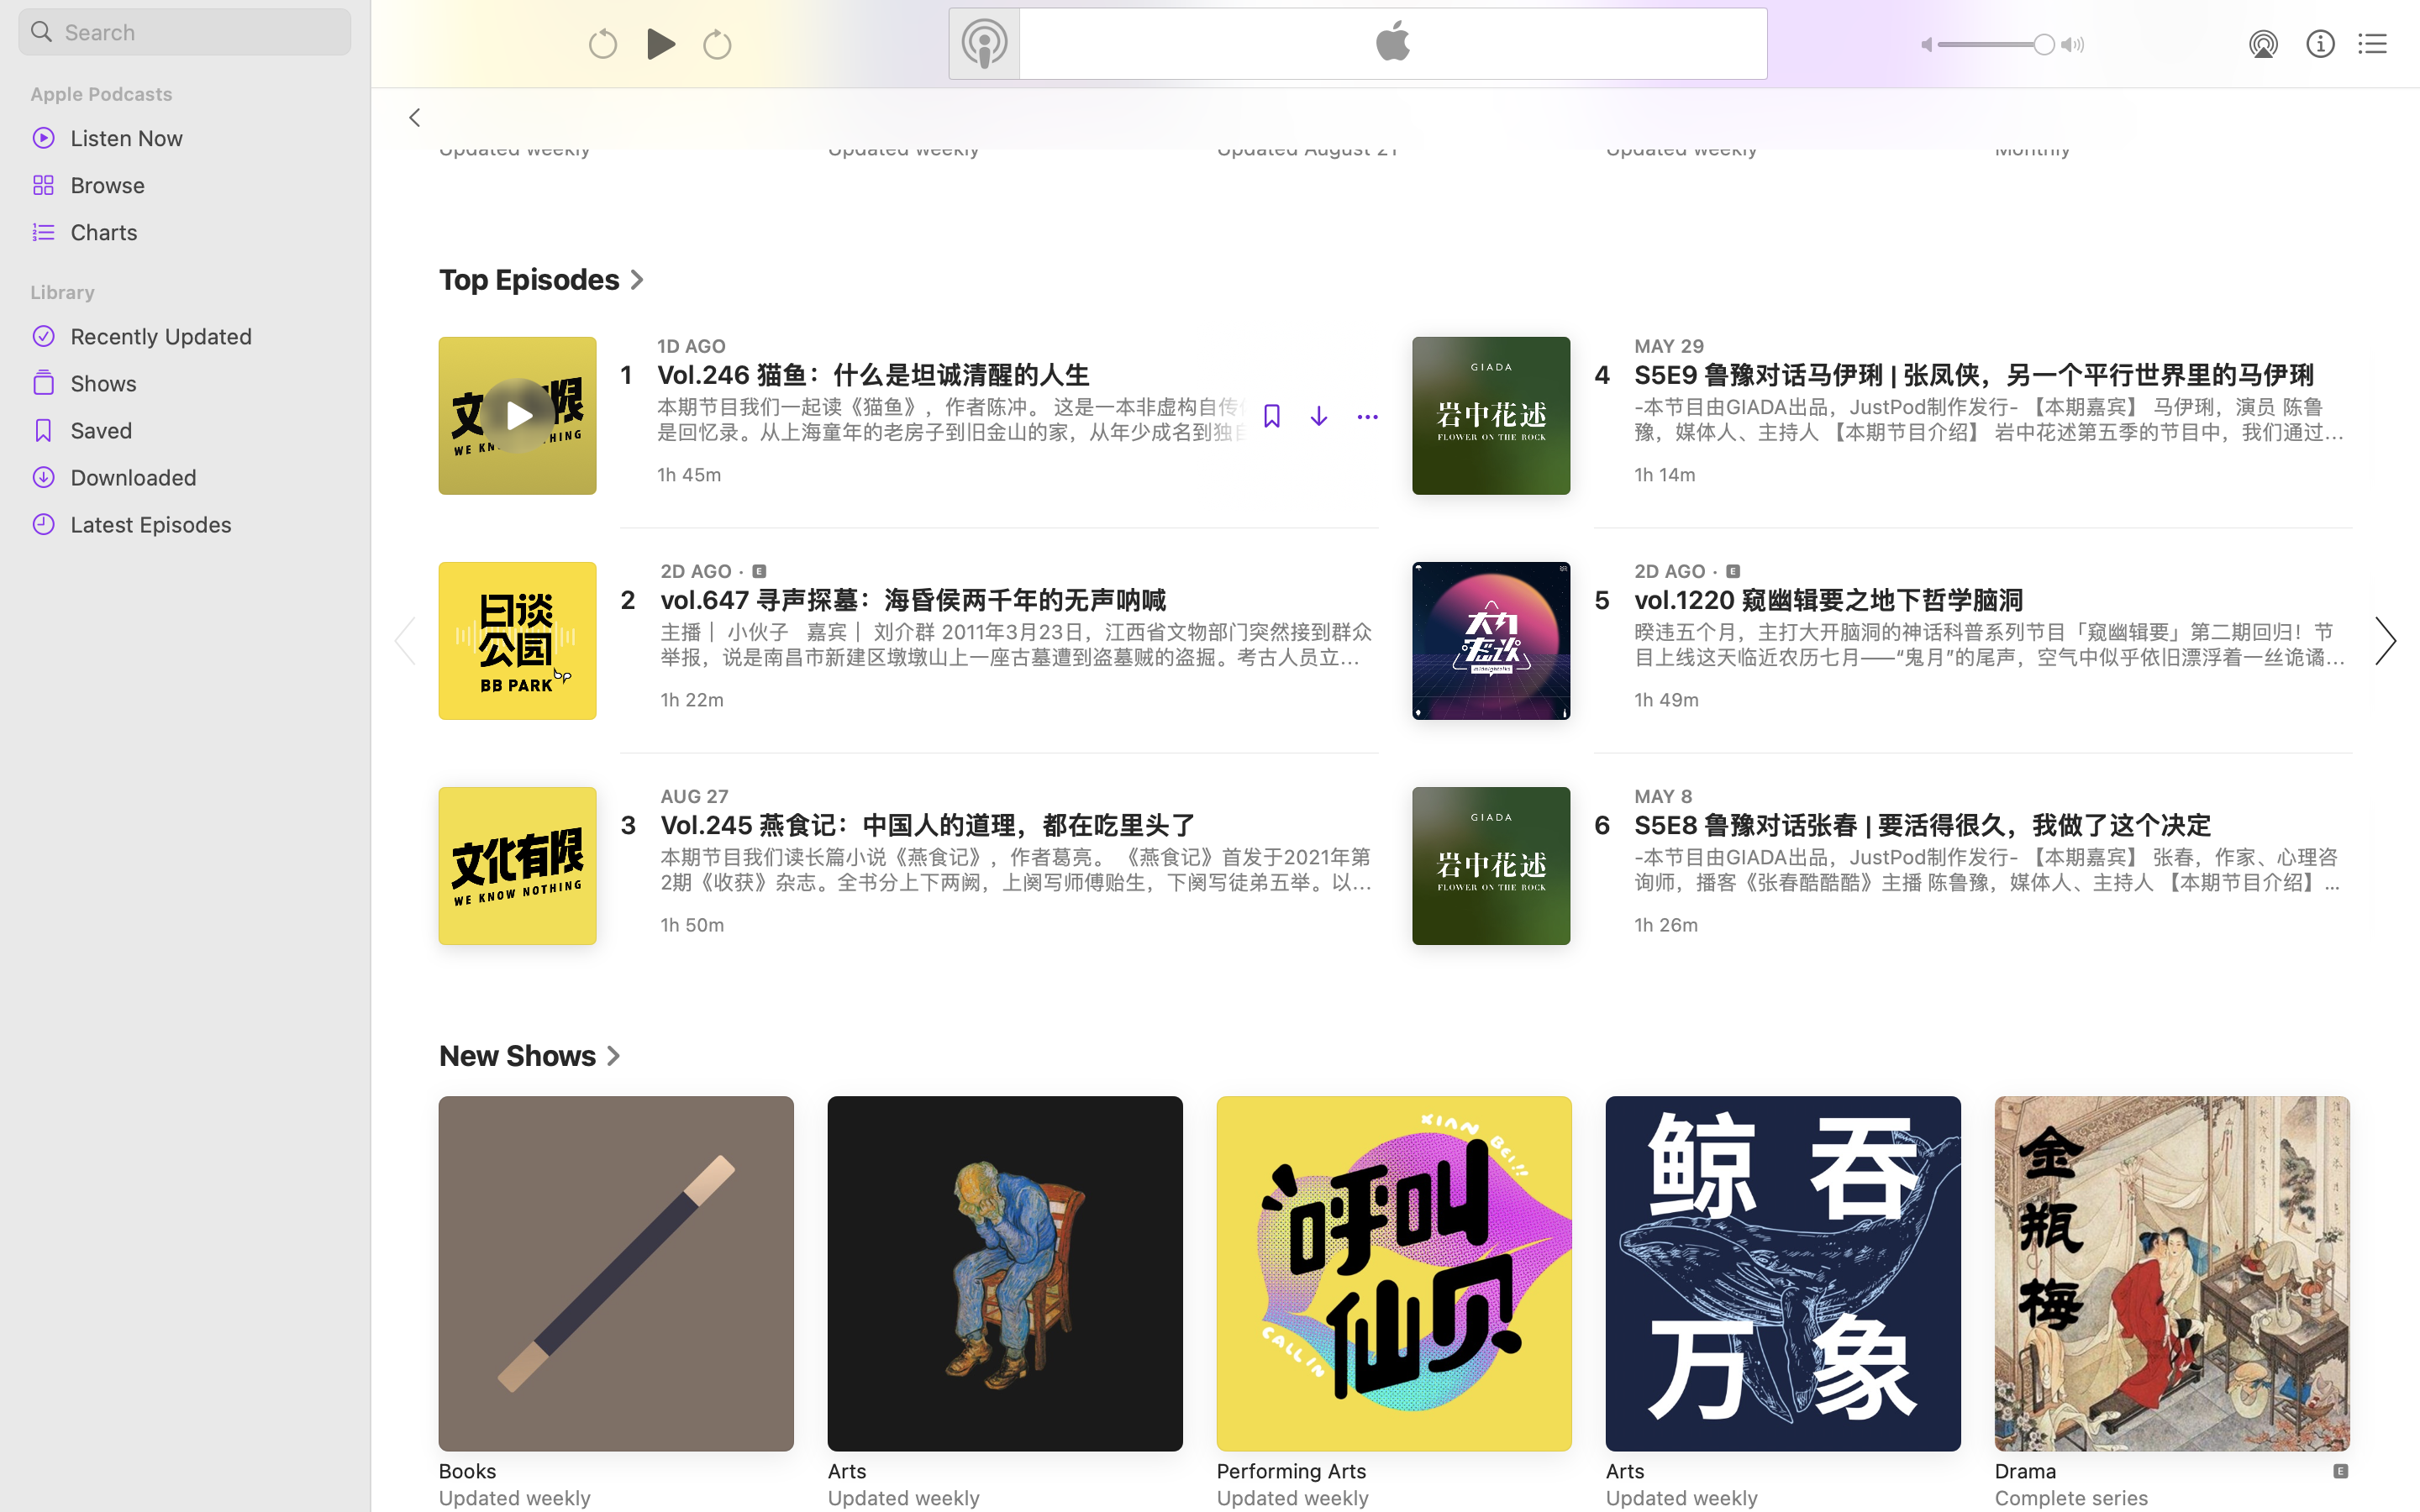 Image resolution: width=2420 pixels, height=1512 pixels. What do you see at coordinates (1996, 44) in the screenshot?
I see `'1.0'` at bounding box center [1996, 44].